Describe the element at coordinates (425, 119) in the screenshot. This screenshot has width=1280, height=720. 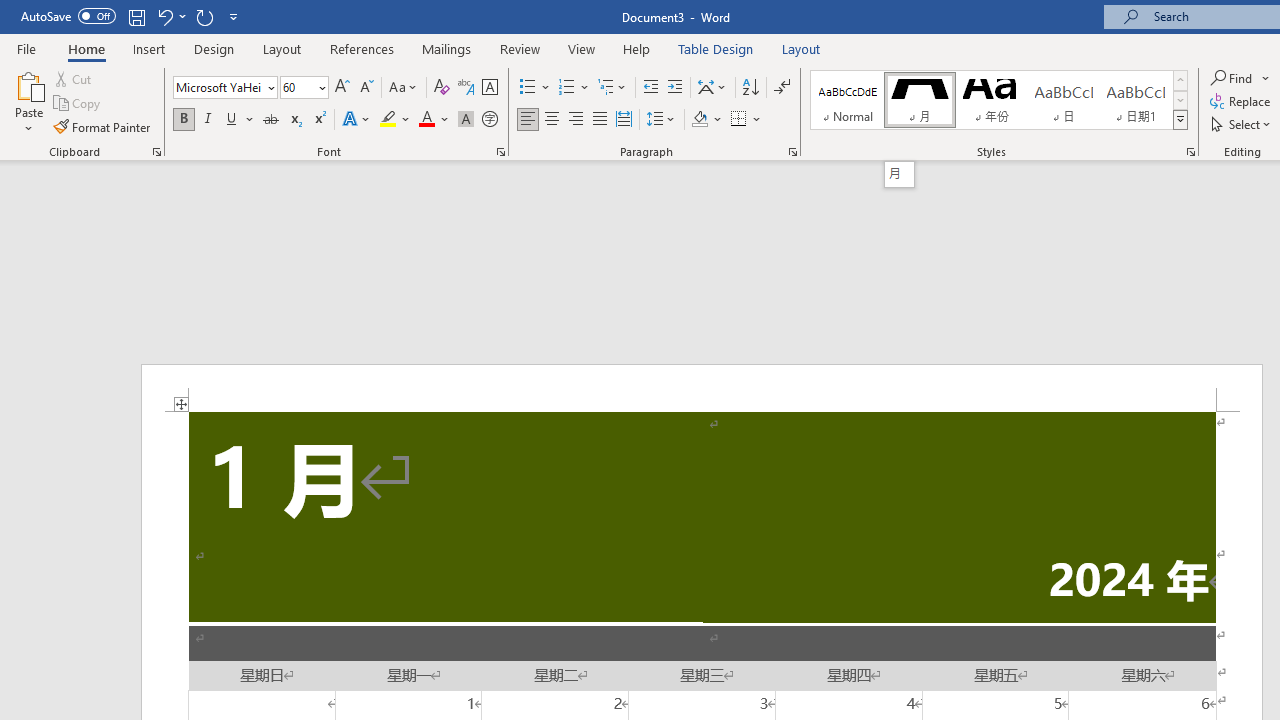
I see `'Font Color RGB(255, 0, 0)'` at that location.